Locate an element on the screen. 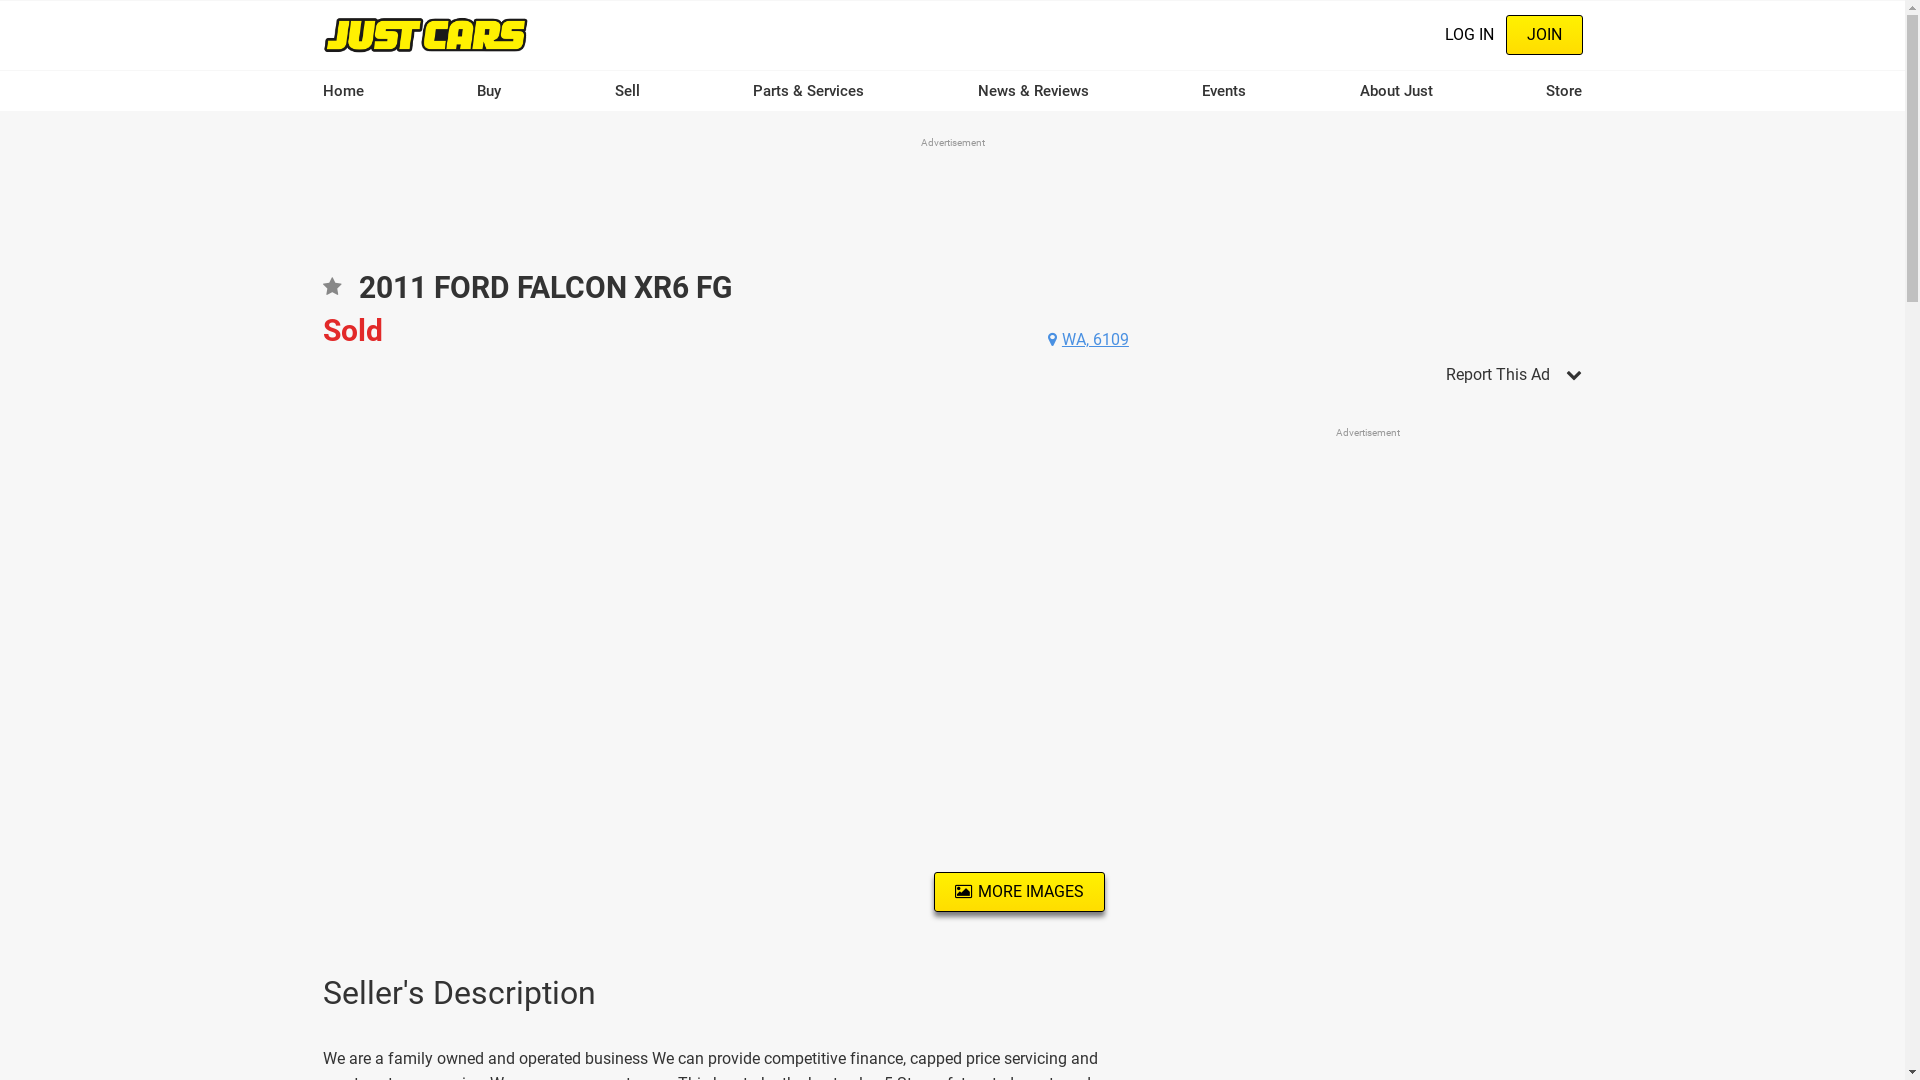 This screenshot has height=1080, width=1920. 'Home' is located at coordinates (342, 91).